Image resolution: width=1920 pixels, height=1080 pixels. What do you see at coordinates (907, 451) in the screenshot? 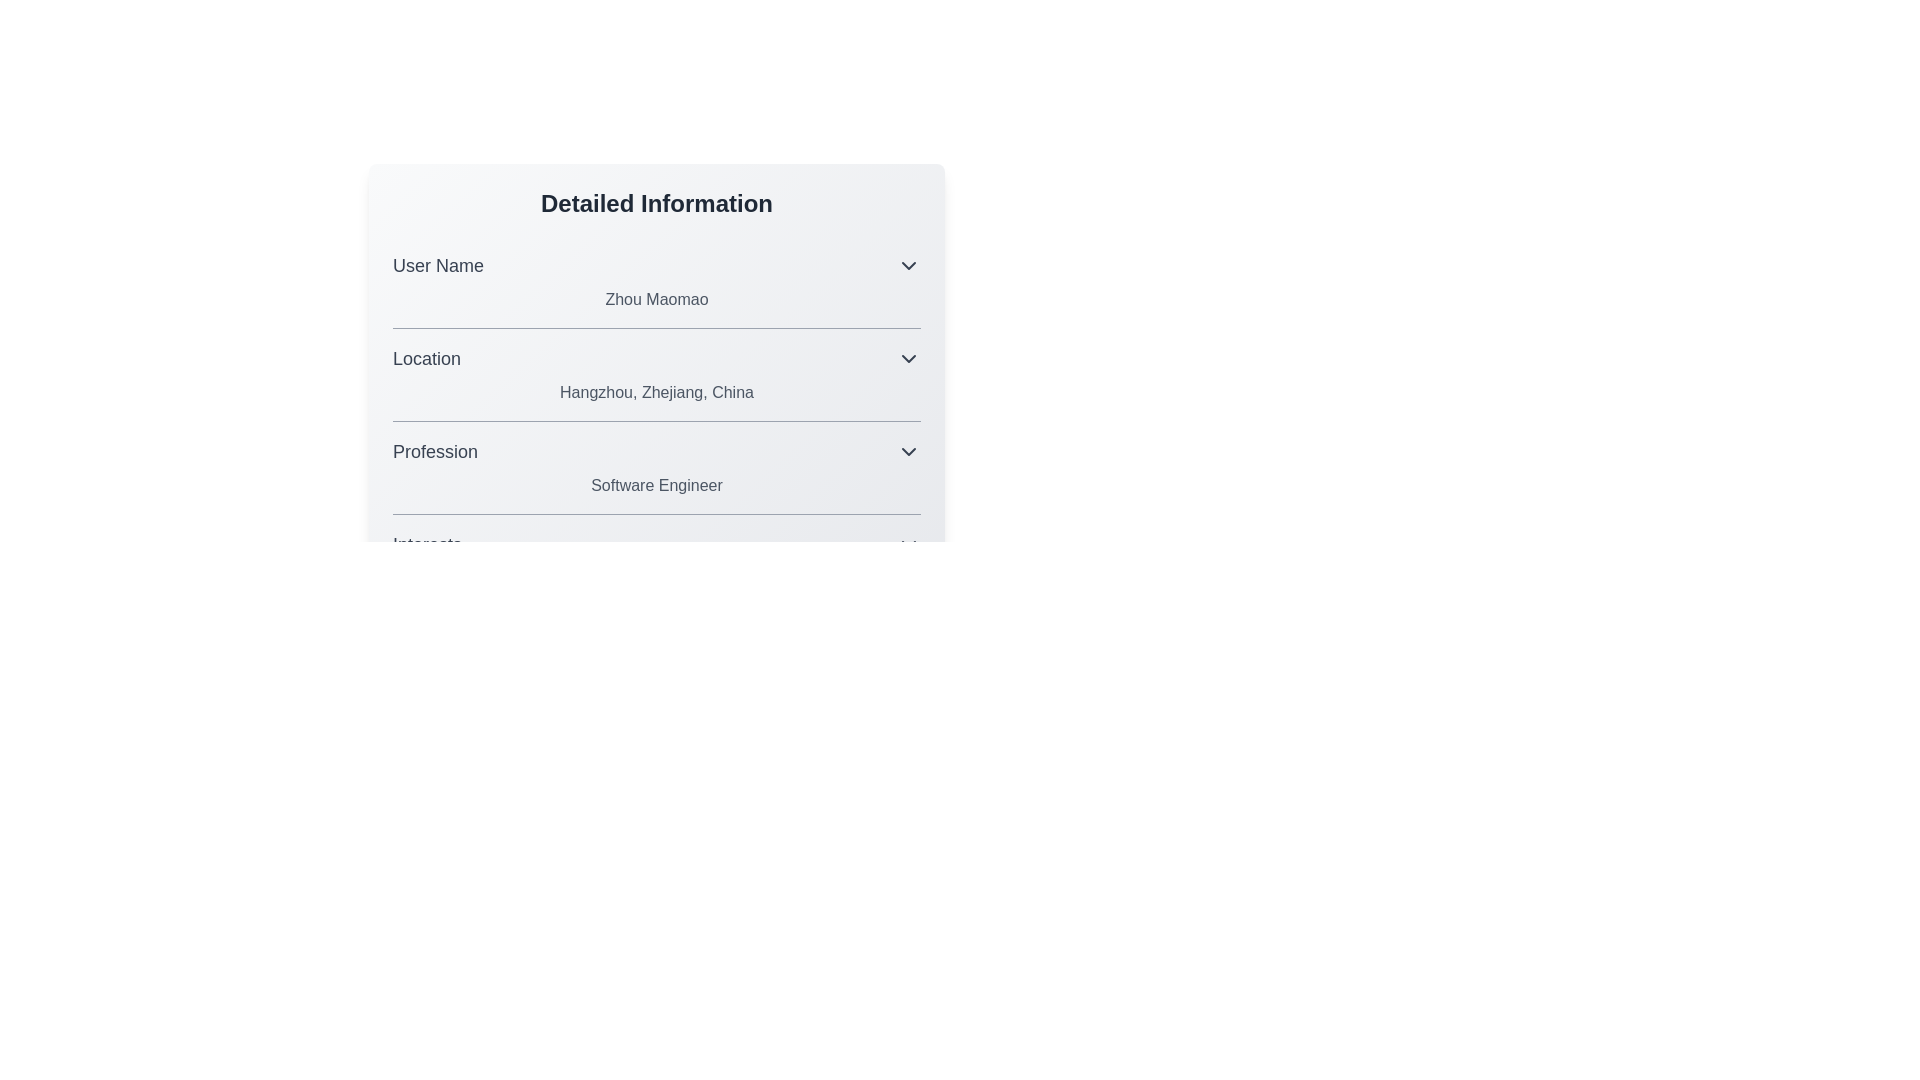
I see `the downward-facing chevron icon located on the far-right side of the 'Profession' row` at bounding box center [907, 451].